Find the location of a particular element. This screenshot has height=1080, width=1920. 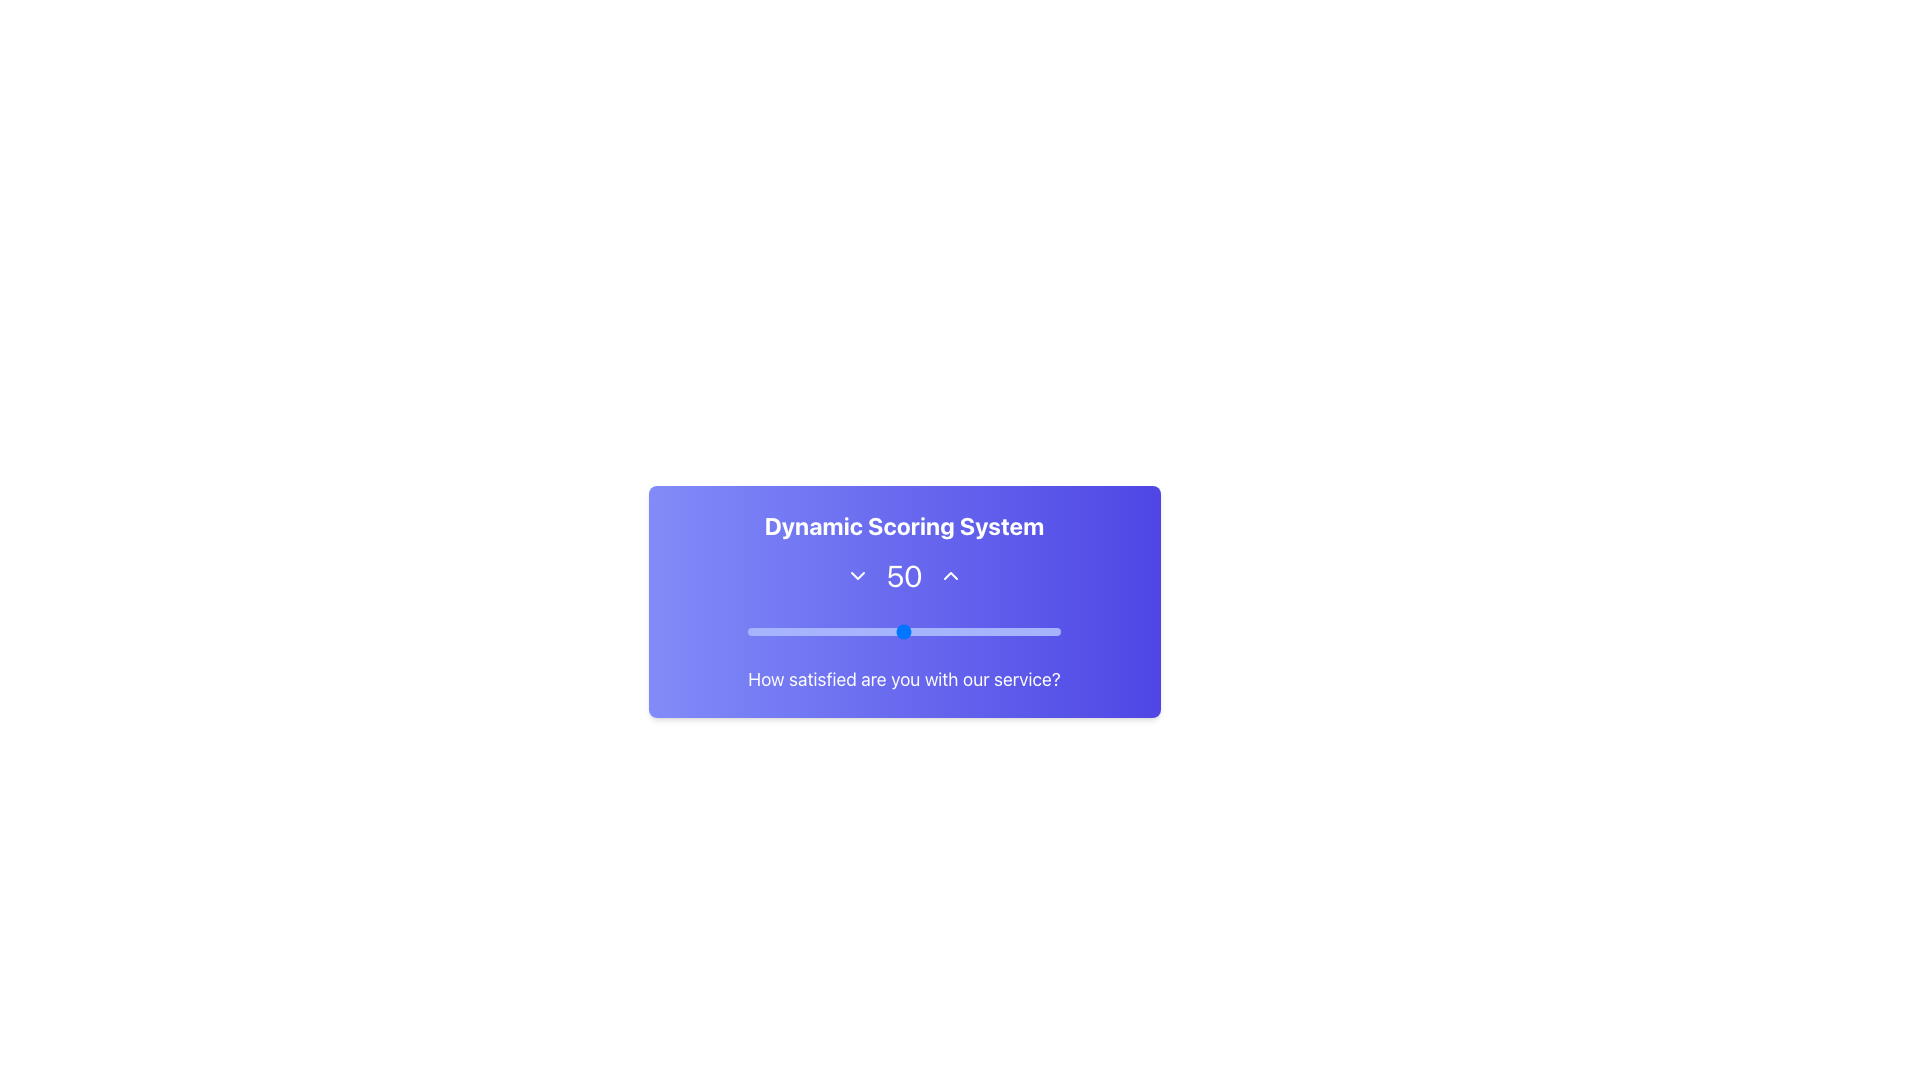

and drag the range slider handle located centrally below the numeric display labeled '50' to adjust the satisfaction level value is located at coordinates (903, 632).